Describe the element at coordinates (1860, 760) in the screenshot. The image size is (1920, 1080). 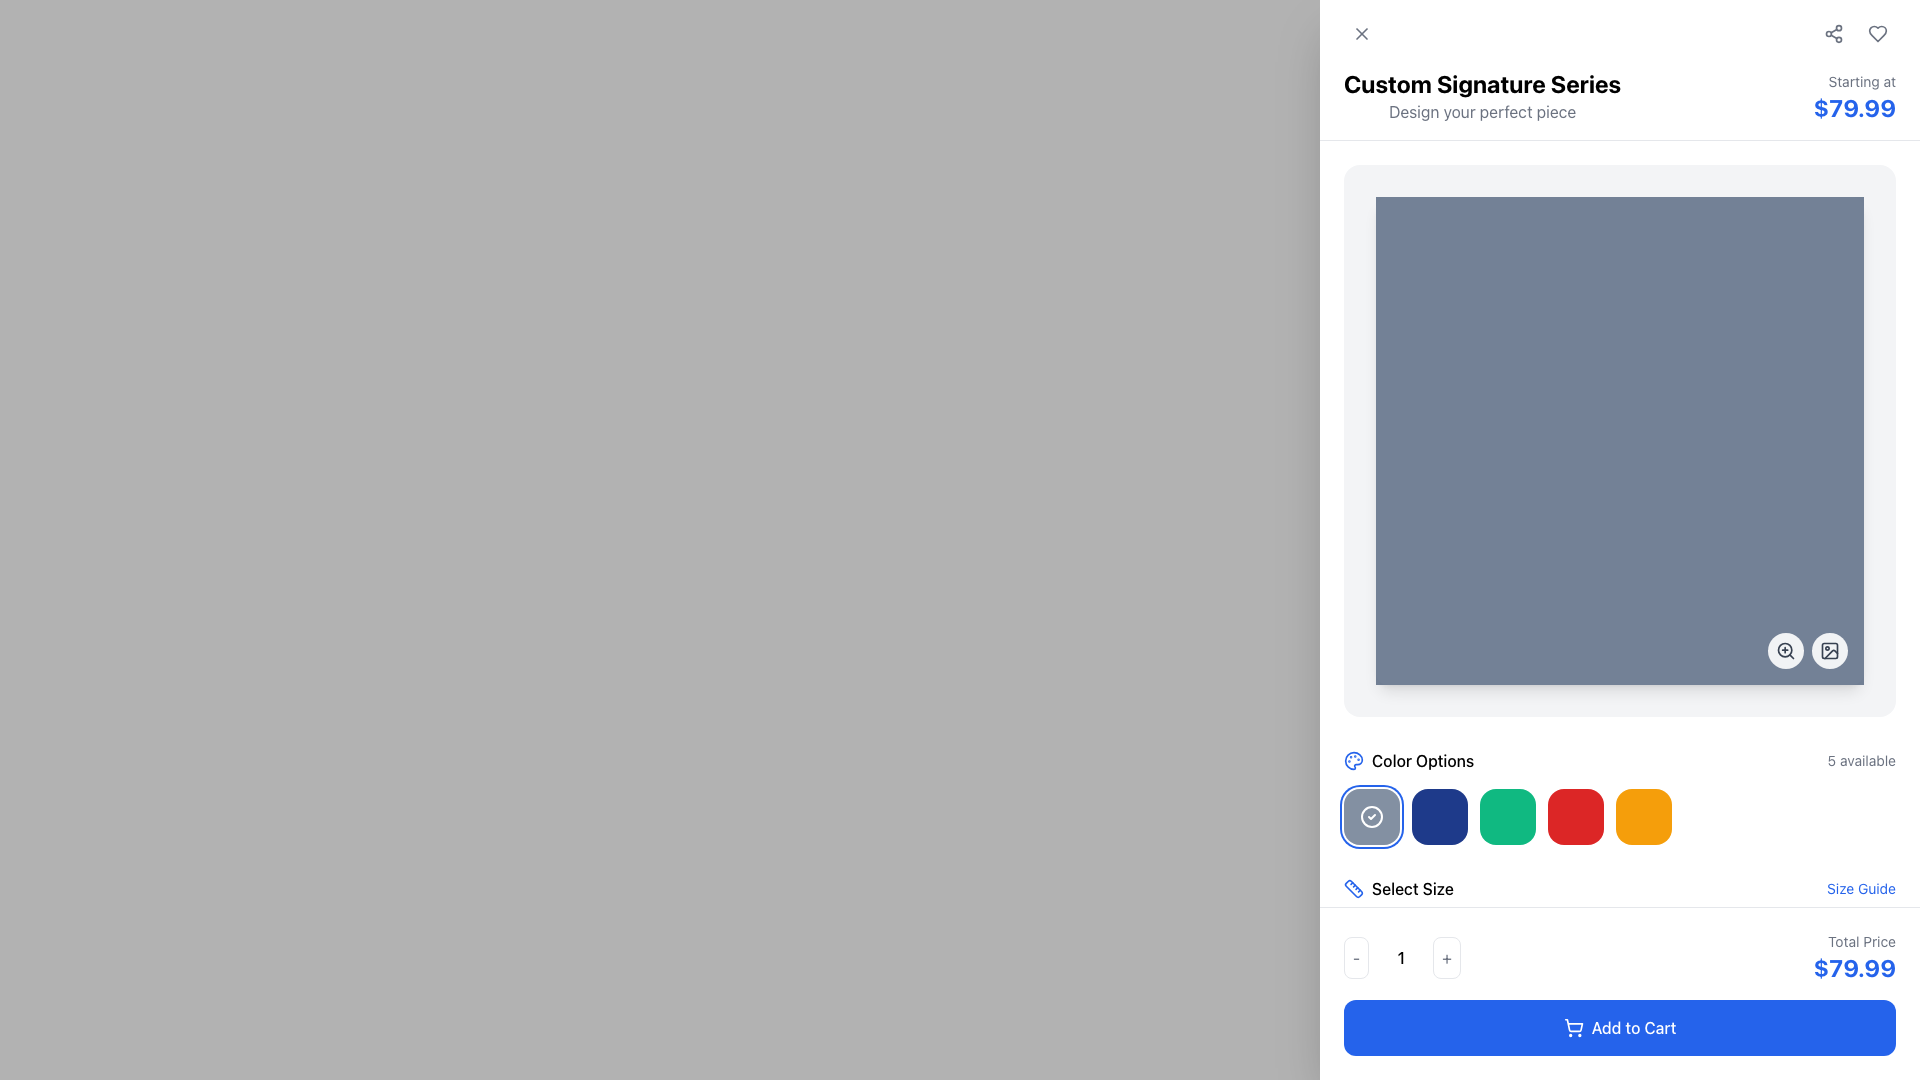
I see `the text label displaying '5 available' located in the 'Color Options' section near the bottom right corner of the interface` at that location.